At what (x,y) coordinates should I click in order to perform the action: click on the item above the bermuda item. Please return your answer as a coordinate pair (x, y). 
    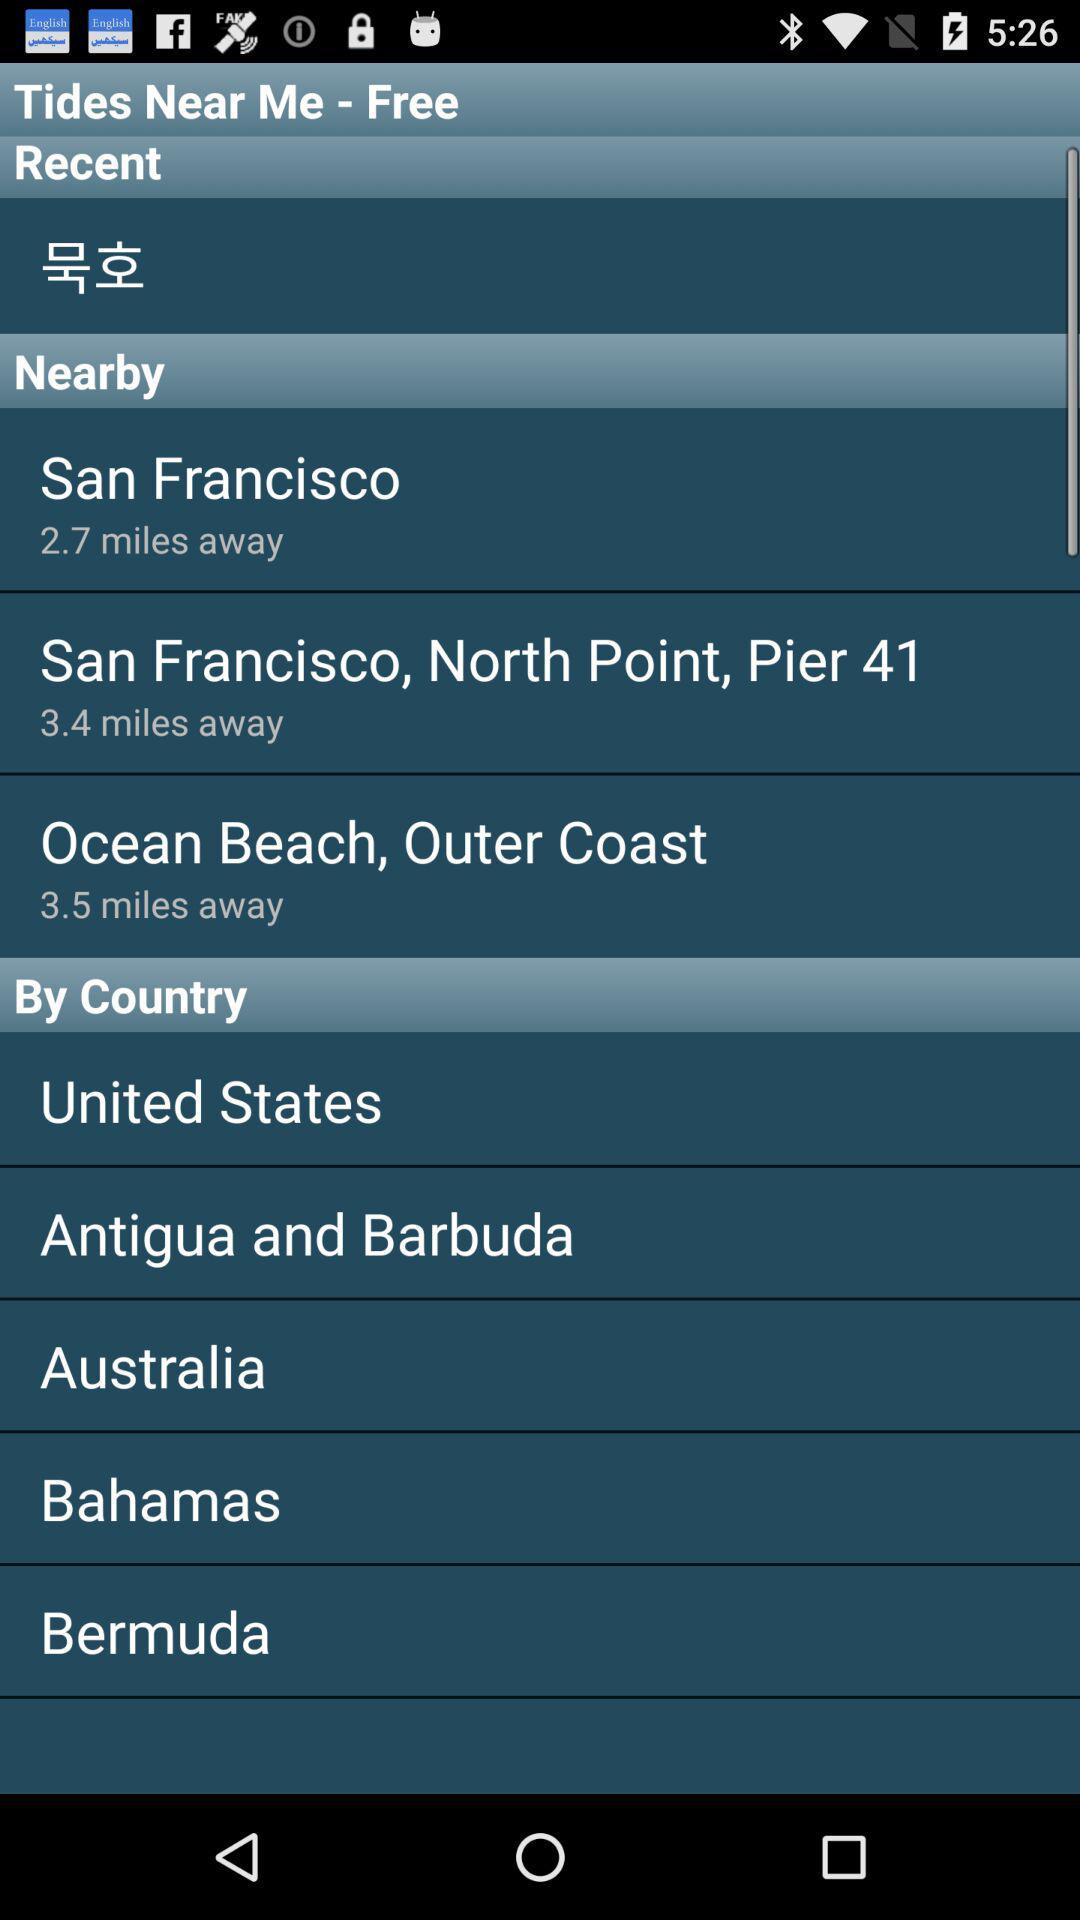
    Looking at the image, I should click on (540, 1498).